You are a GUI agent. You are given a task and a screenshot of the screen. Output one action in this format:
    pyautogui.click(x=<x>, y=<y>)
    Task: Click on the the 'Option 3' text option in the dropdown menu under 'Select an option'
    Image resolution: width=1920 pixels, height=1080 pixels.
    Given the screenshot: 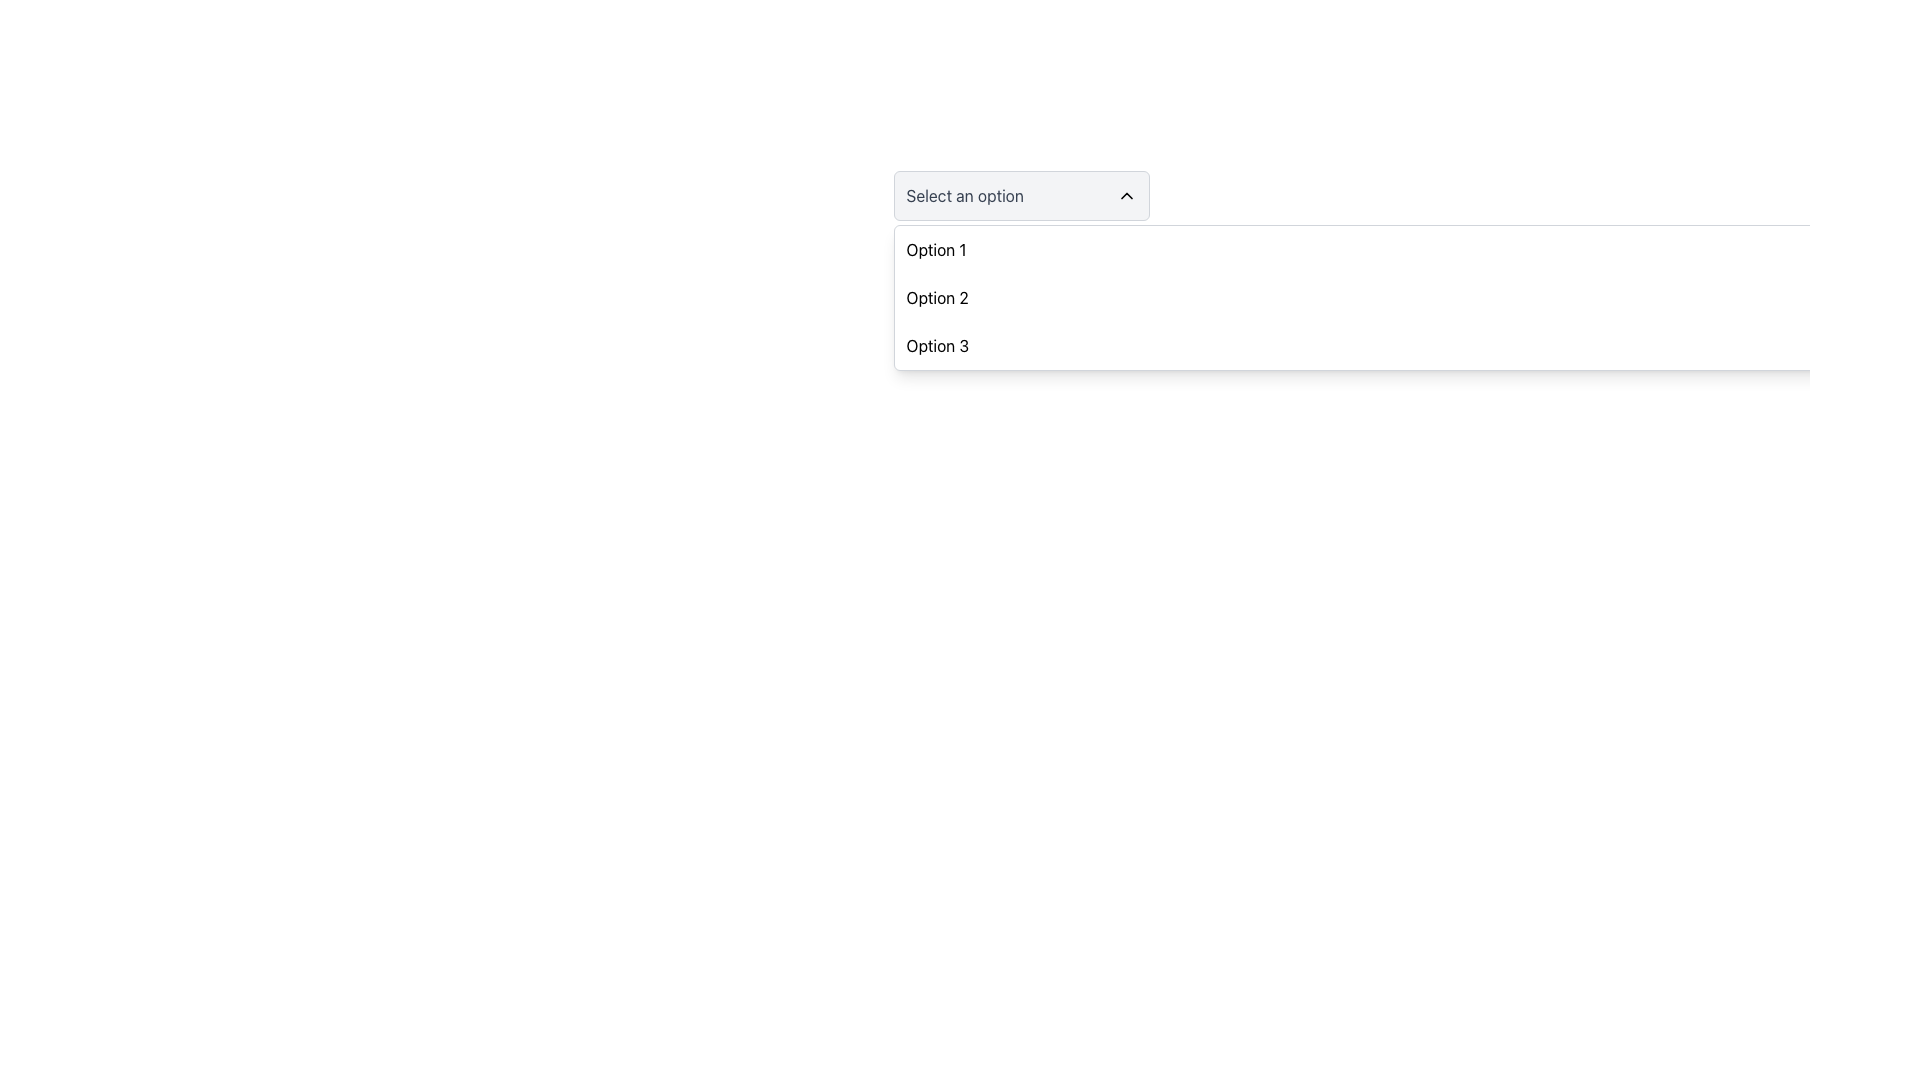 What is the action you would take?
    pyautogui.click(x=936, y=345)
    